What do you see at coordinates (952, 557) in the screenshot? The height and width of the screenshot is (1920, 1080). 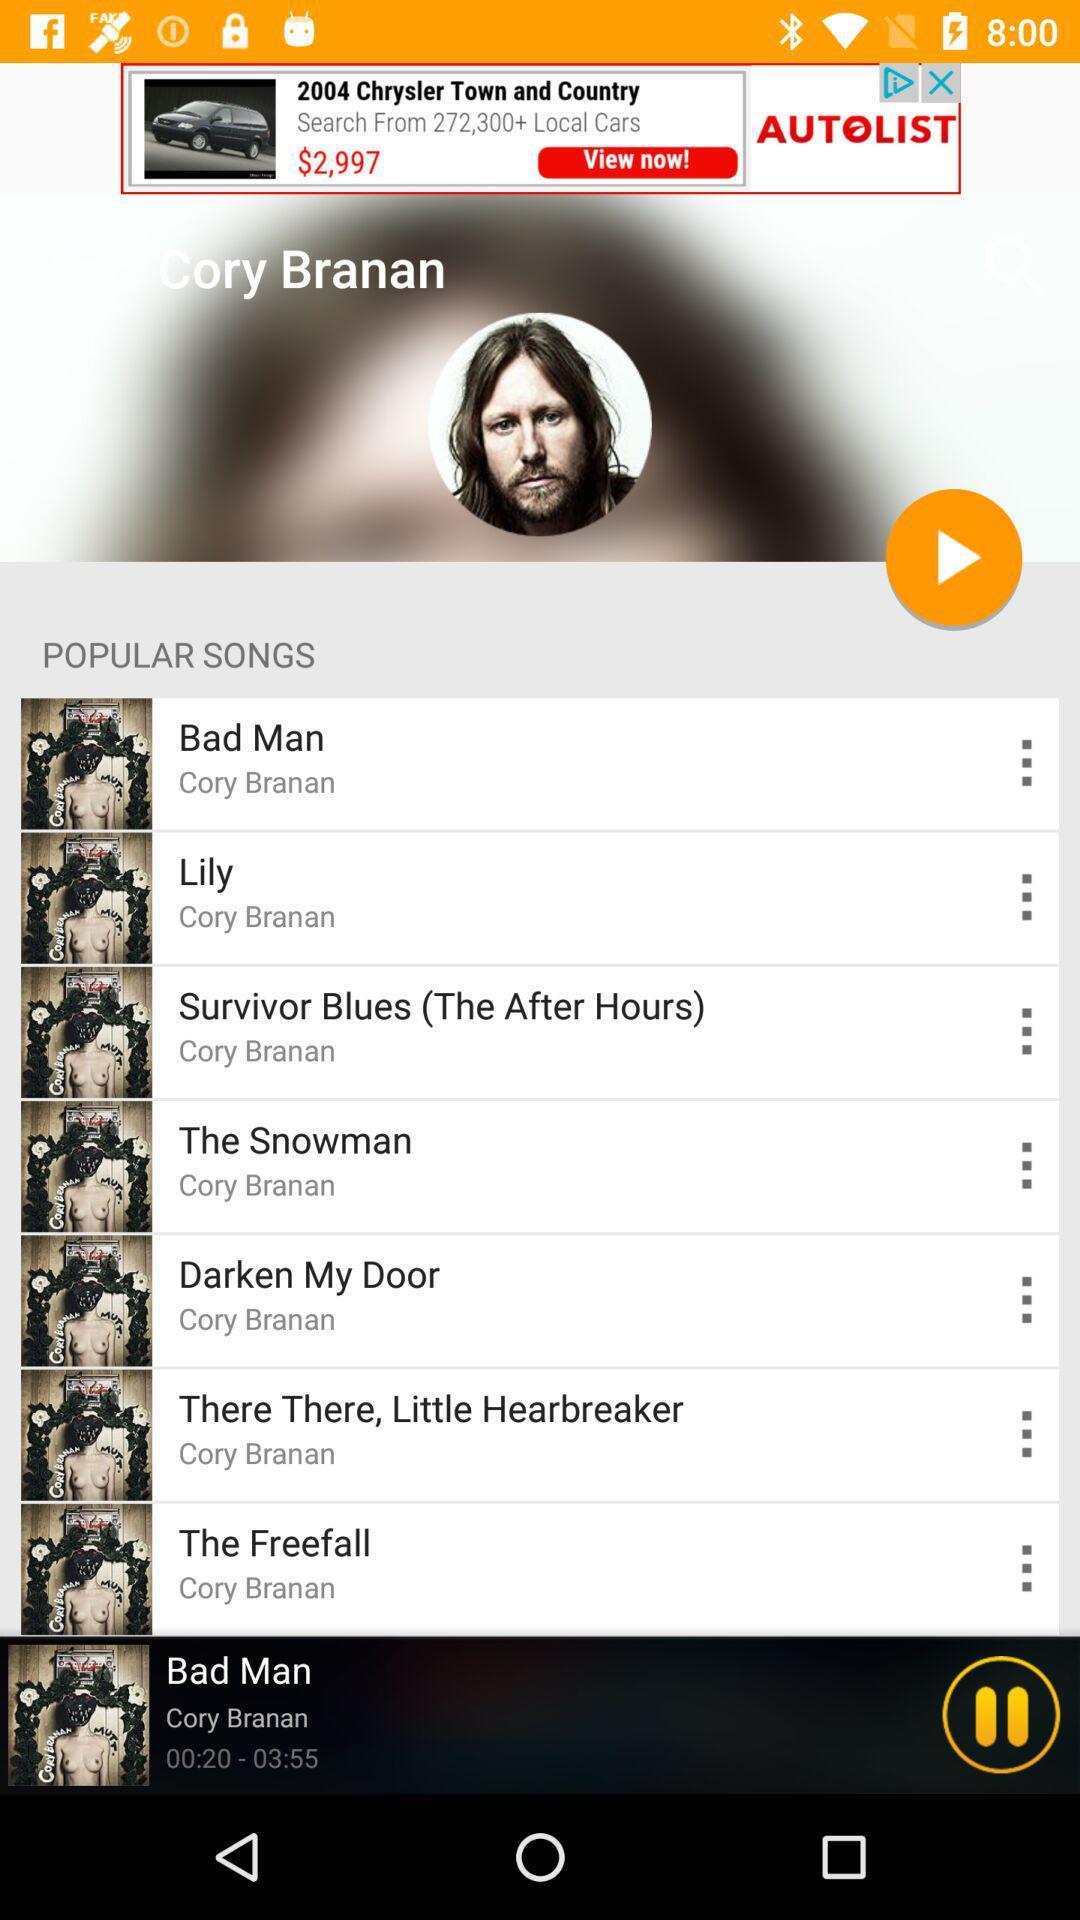 I see `the play icon` at bounding box center [952, 557].